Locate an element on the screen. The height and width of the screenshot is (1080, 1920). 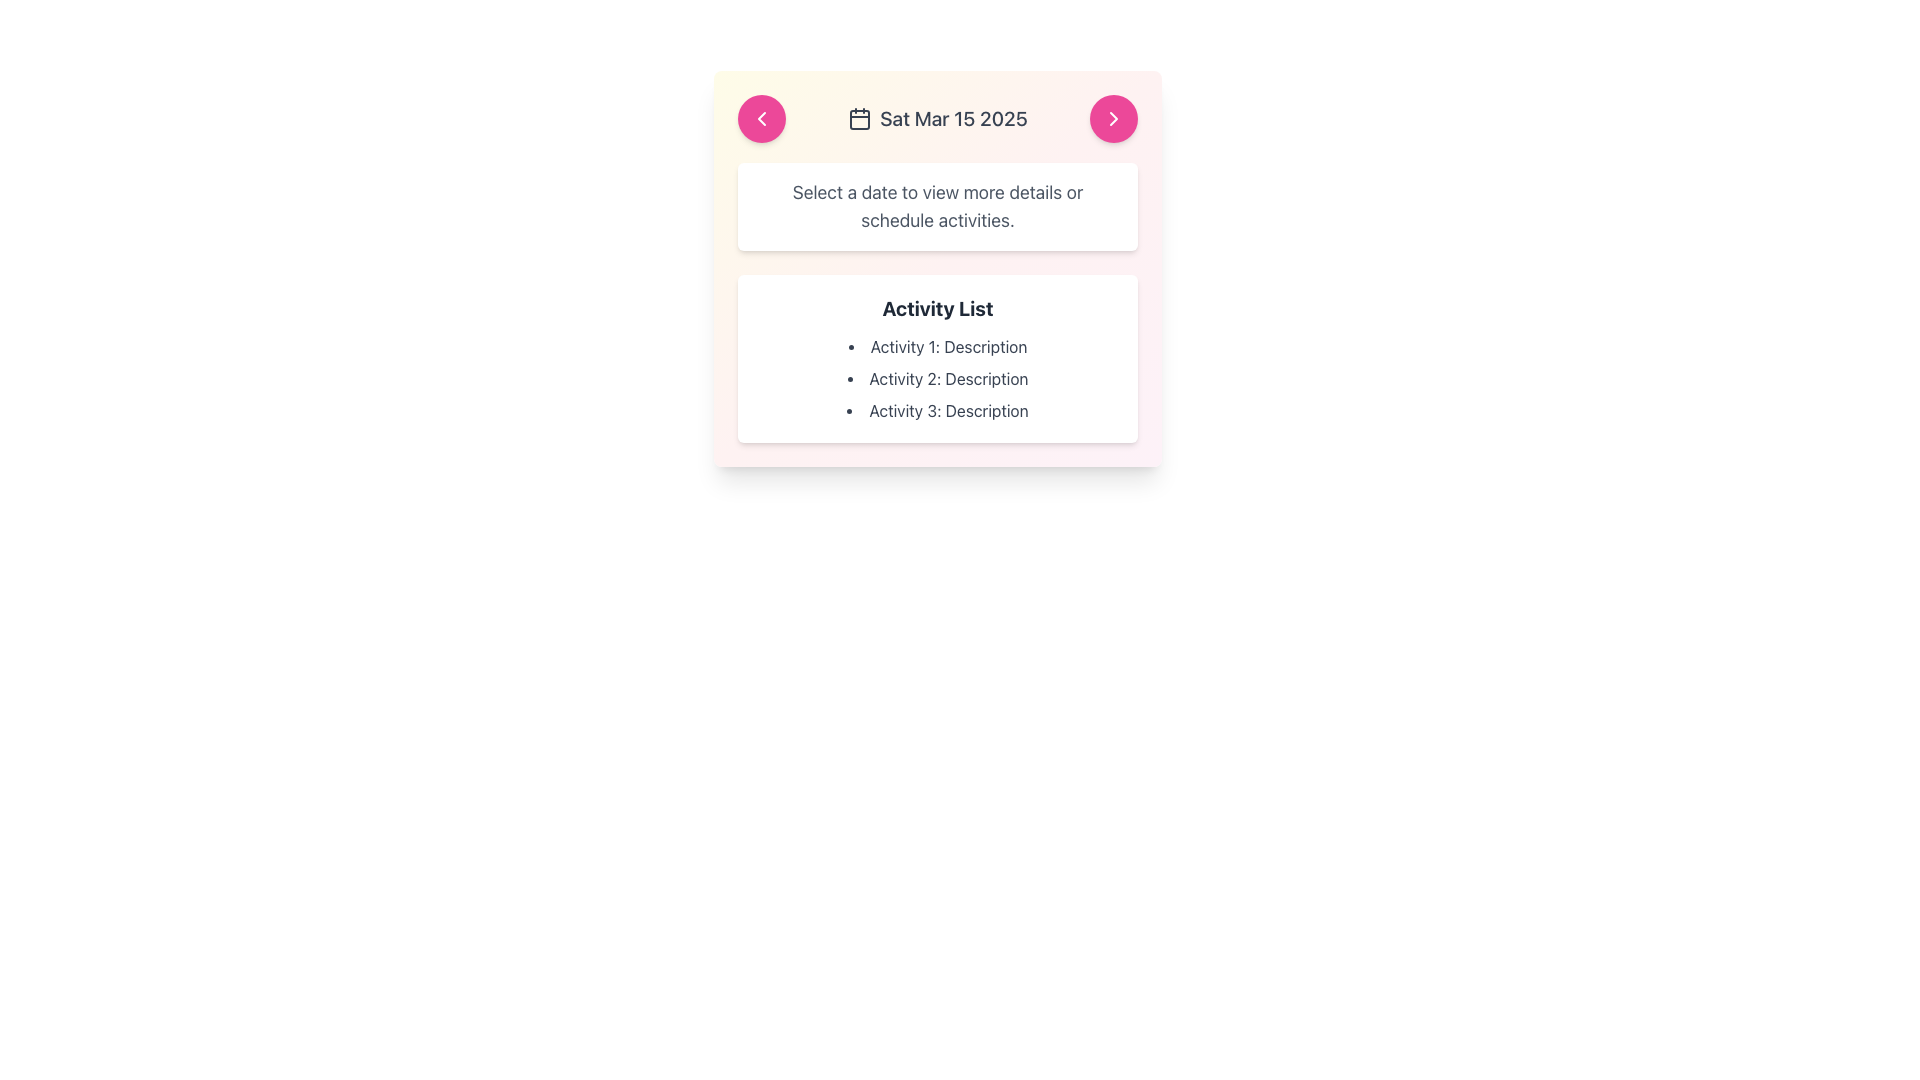
the chevron right arrow icon located at the top-right corner of the card is located at coordinates (1112, 119).